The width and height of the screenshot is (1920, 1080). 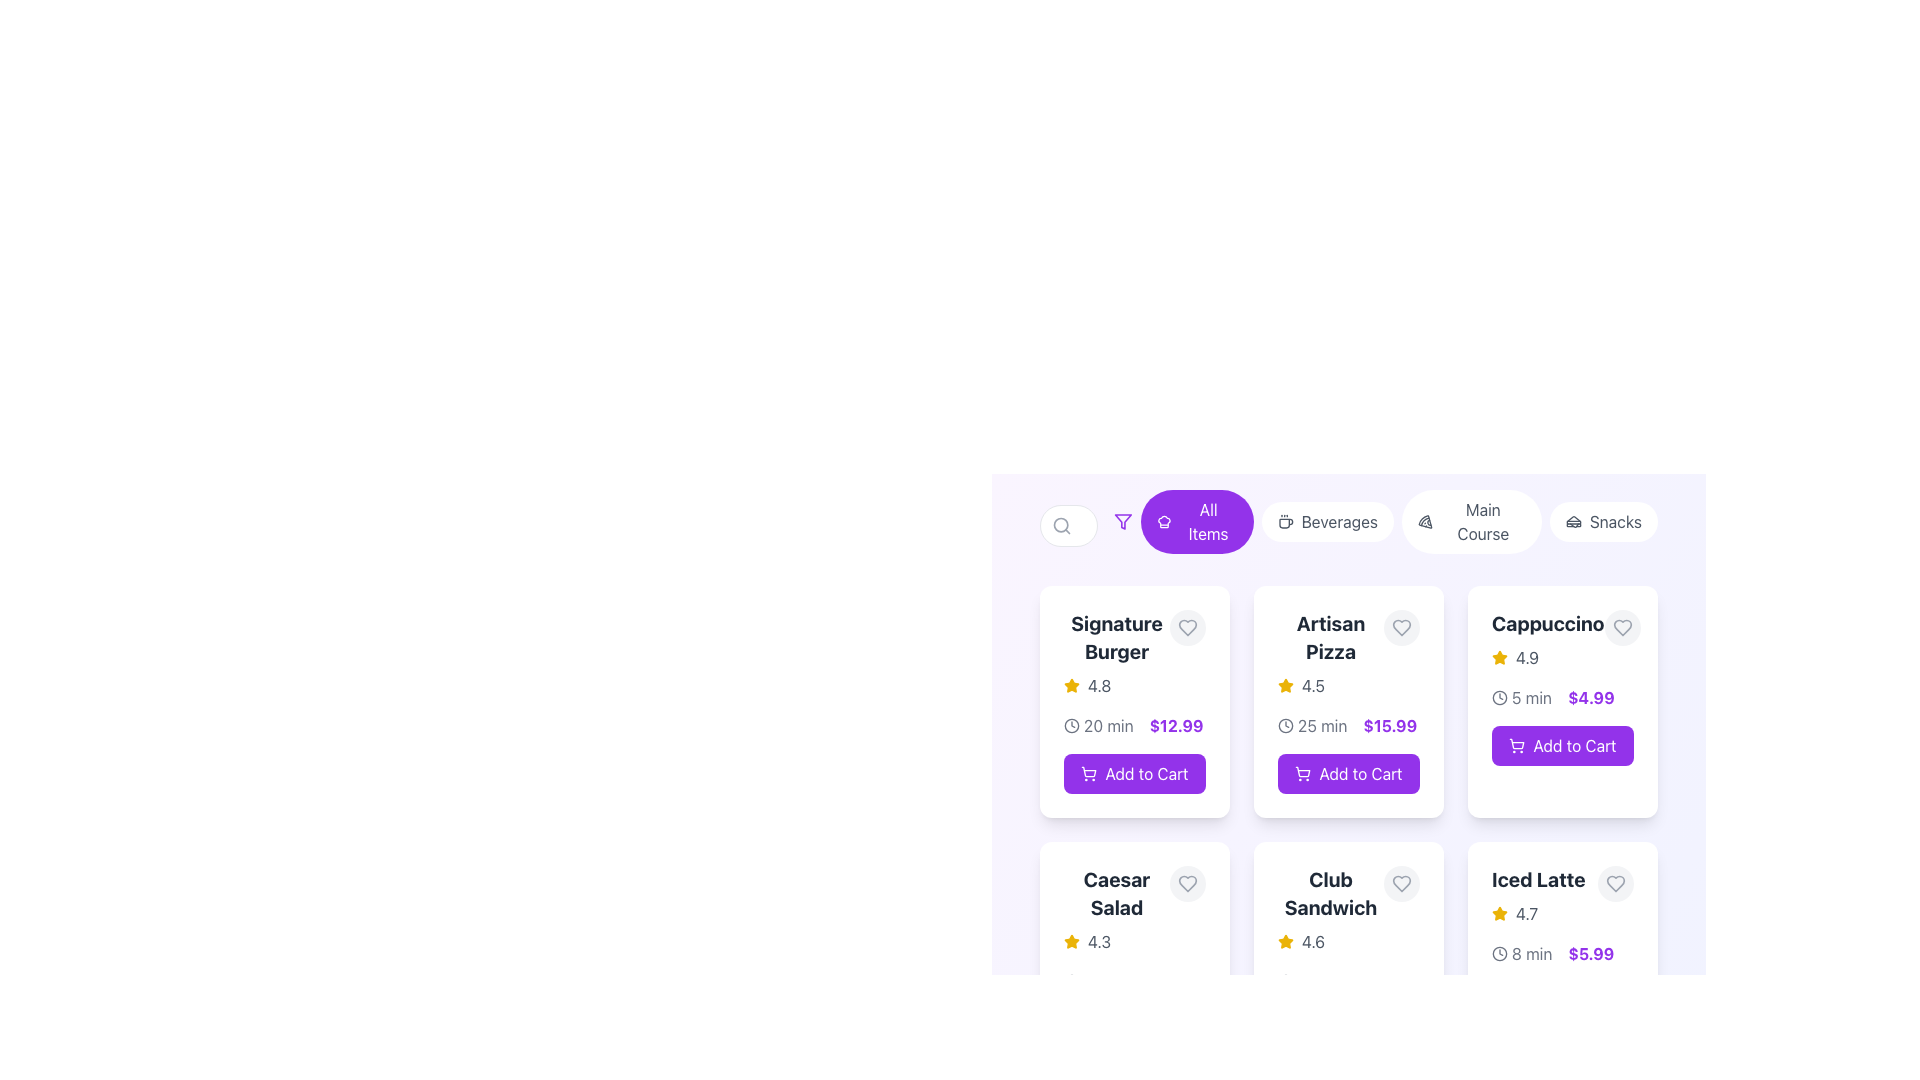 What do you see at coordinates (1562, 745) in the screenshot?
I see `the call-to-action button located at the bottom center of the 'Cappuccino' product card` at bounding box center [1562, 745].